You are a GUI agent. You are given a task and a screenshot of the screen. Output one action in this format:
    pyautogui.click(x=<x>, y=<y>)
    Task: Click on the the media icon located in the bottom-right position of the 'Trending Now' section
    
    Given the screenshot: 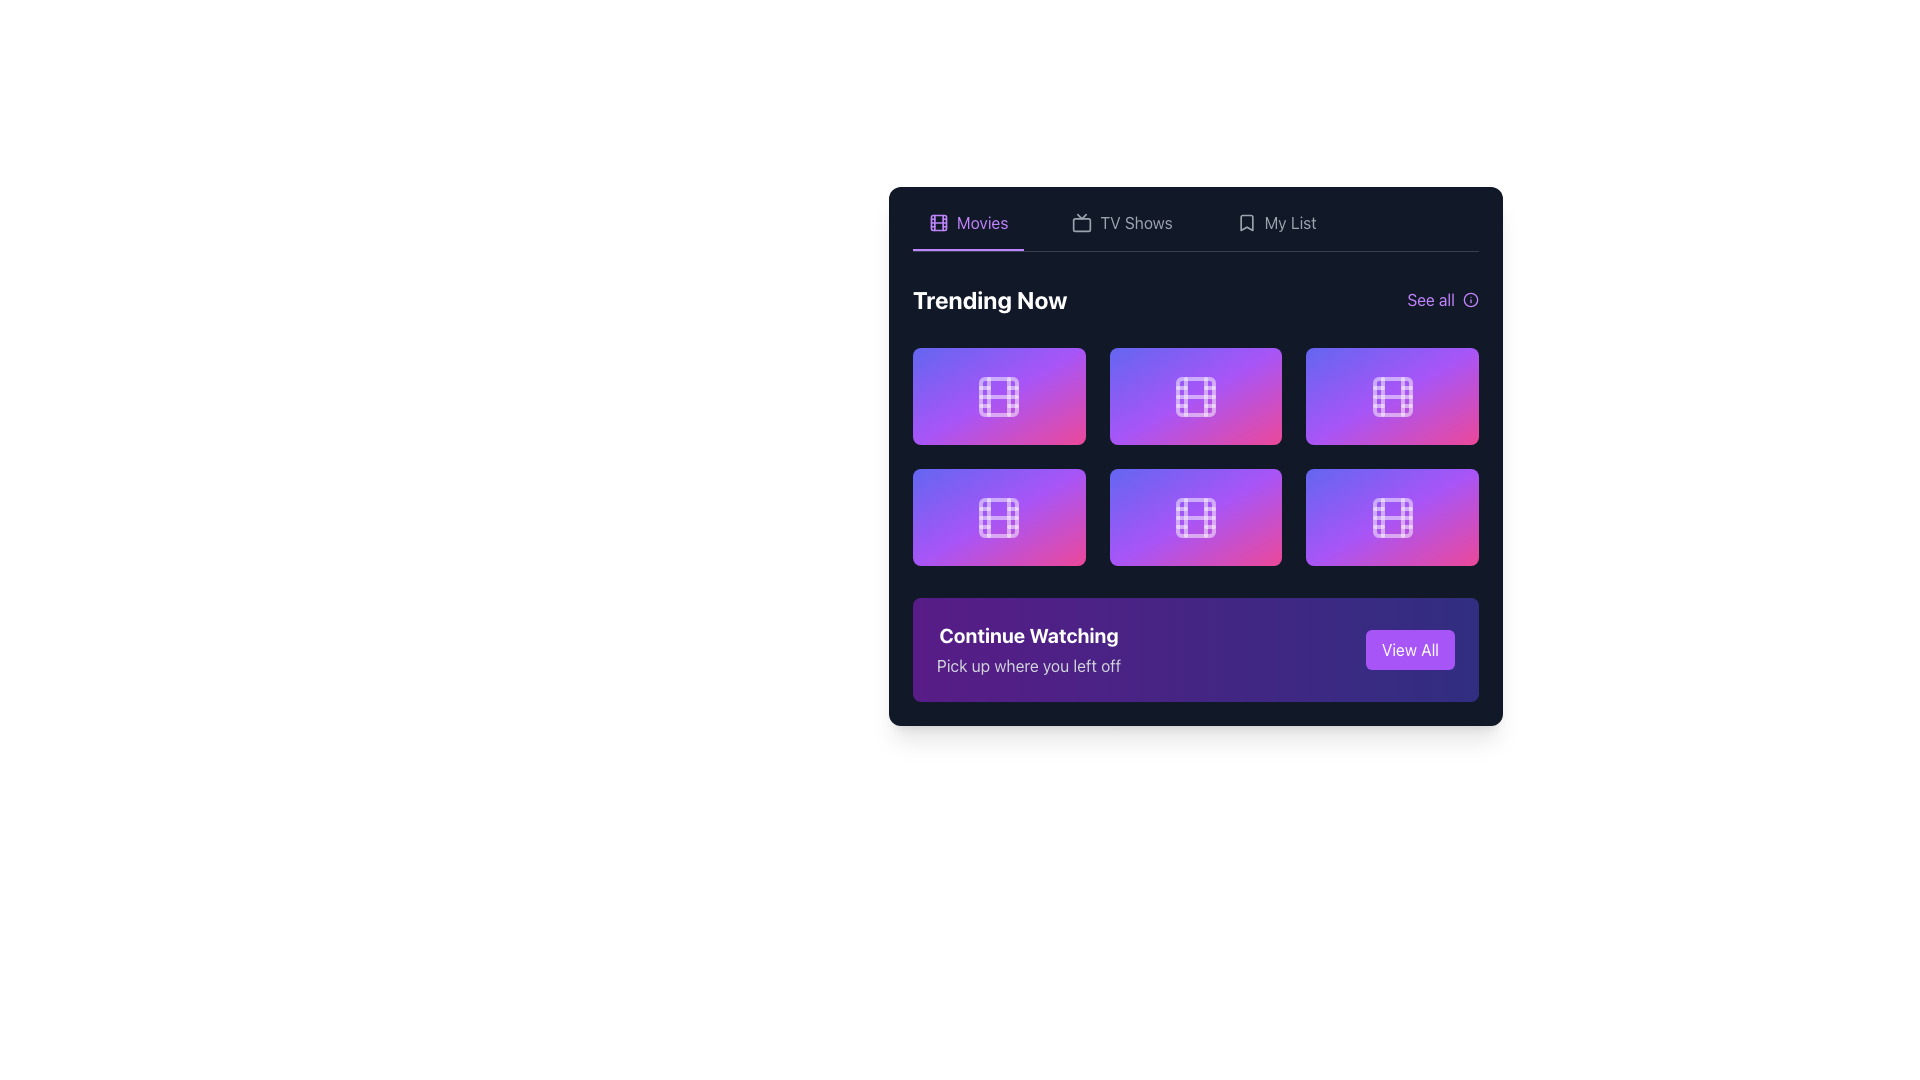 What is the action you would take?
    pyautogui.click(x=1391, y=516)
    